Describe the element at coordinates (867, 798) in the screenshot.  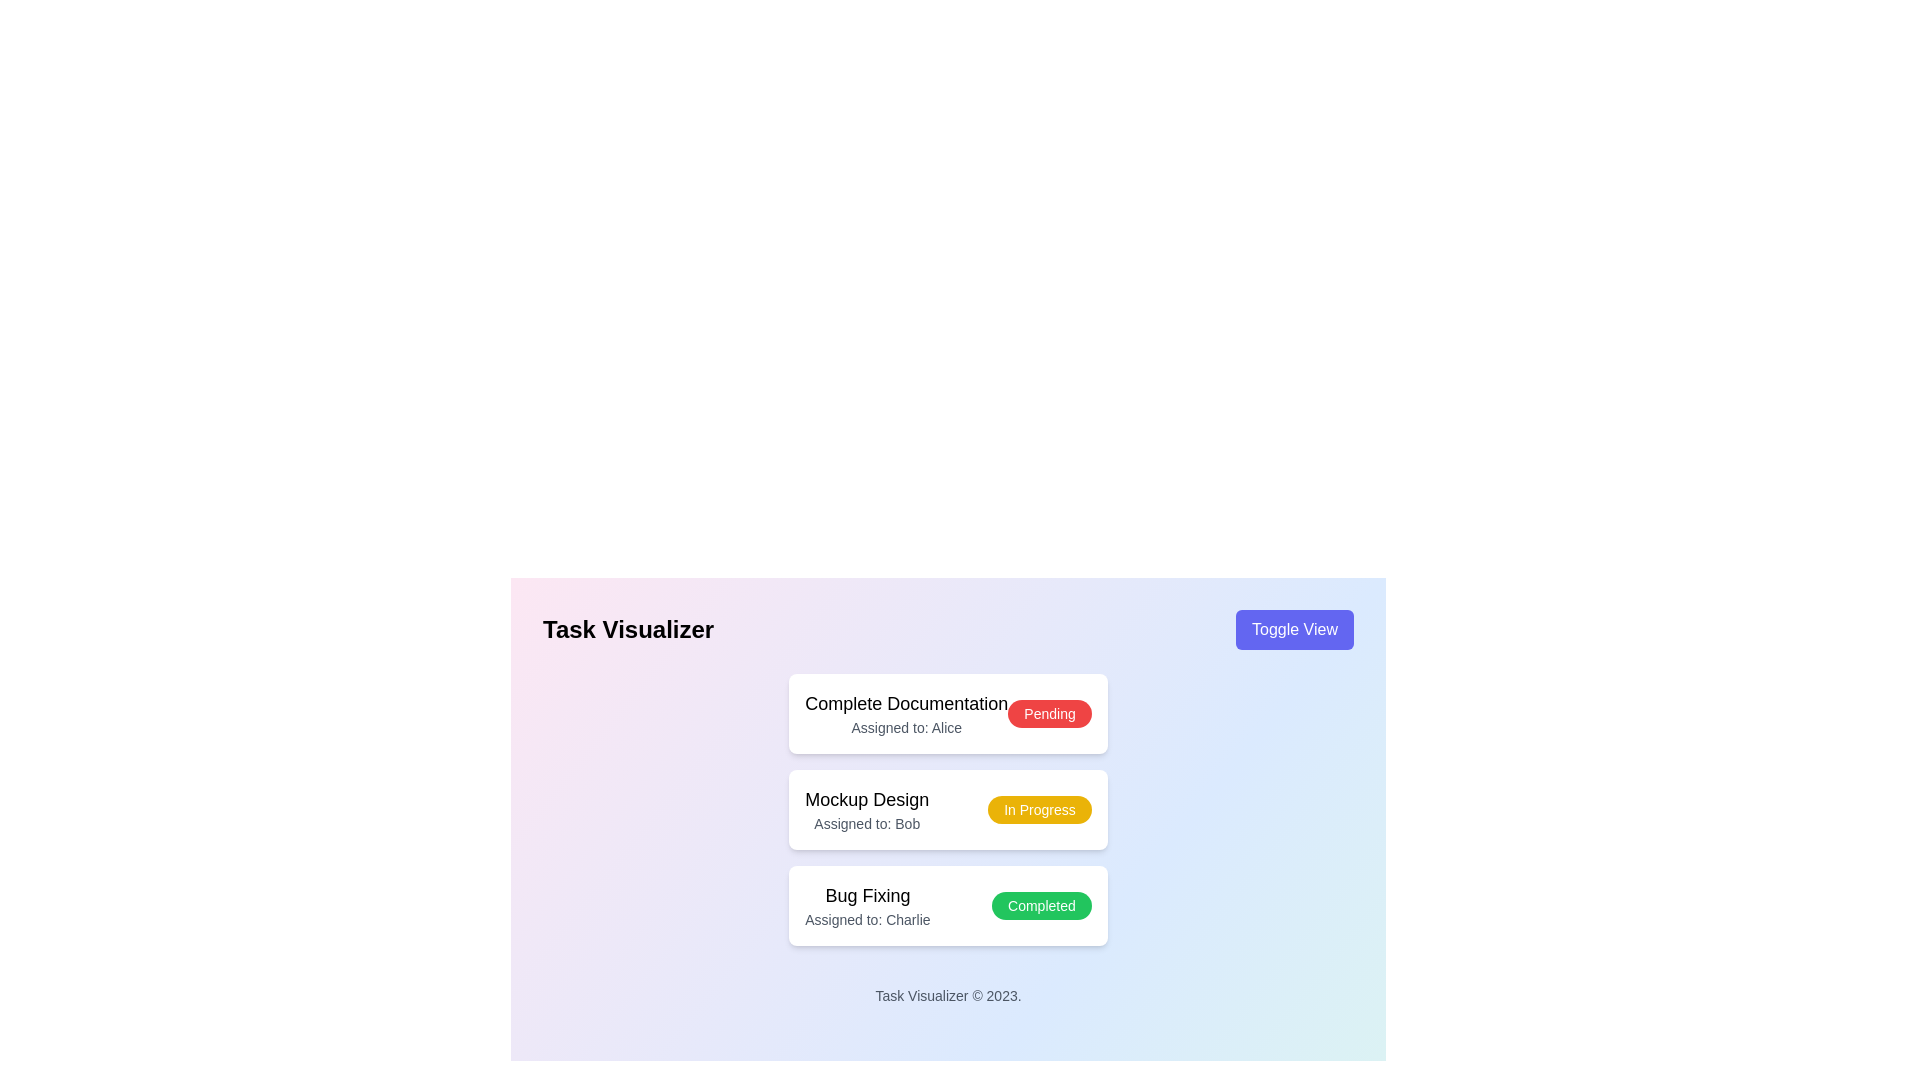
I see `text label that serves as the title of the task card located centrally in the middle task card of the three vertically presented task cards` at that location.